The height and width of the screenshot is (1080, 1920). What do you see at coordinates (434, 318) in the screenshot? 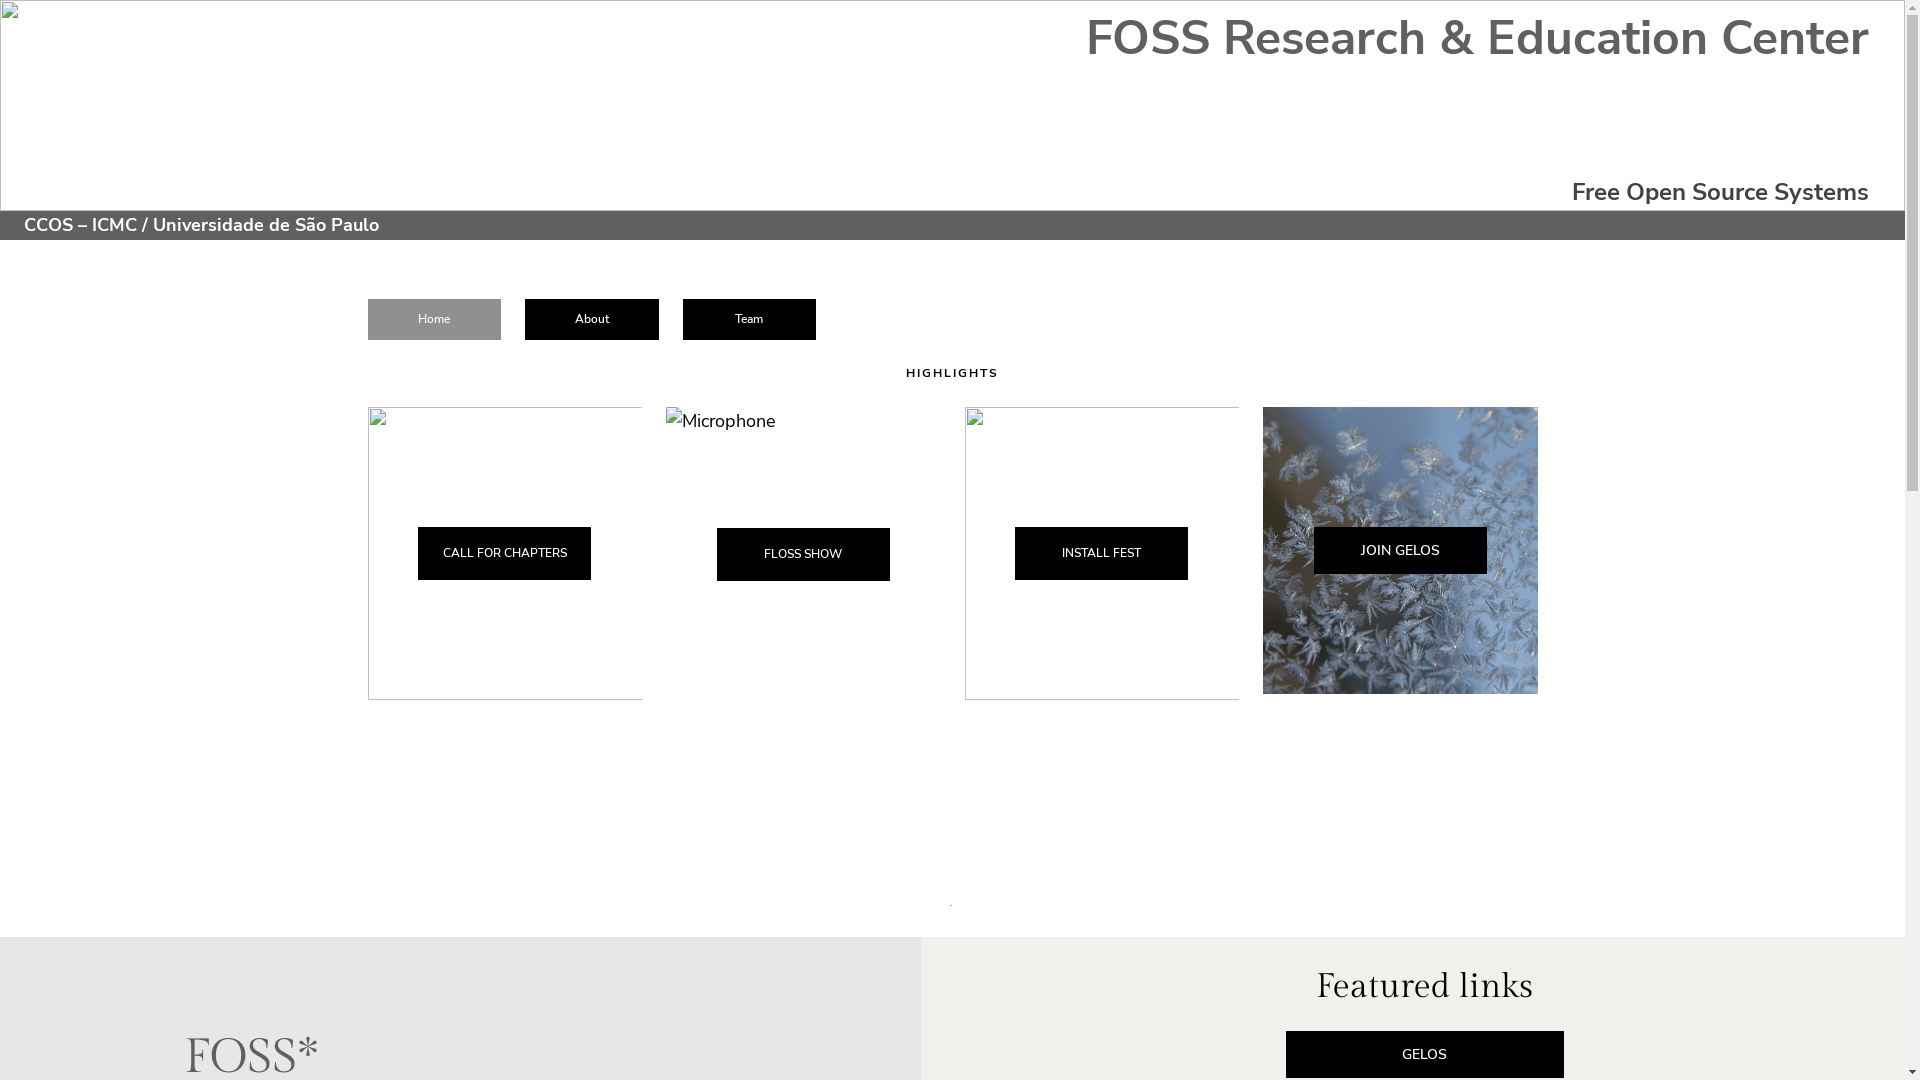
I see `'Home'` at bounding box center [434, 318].